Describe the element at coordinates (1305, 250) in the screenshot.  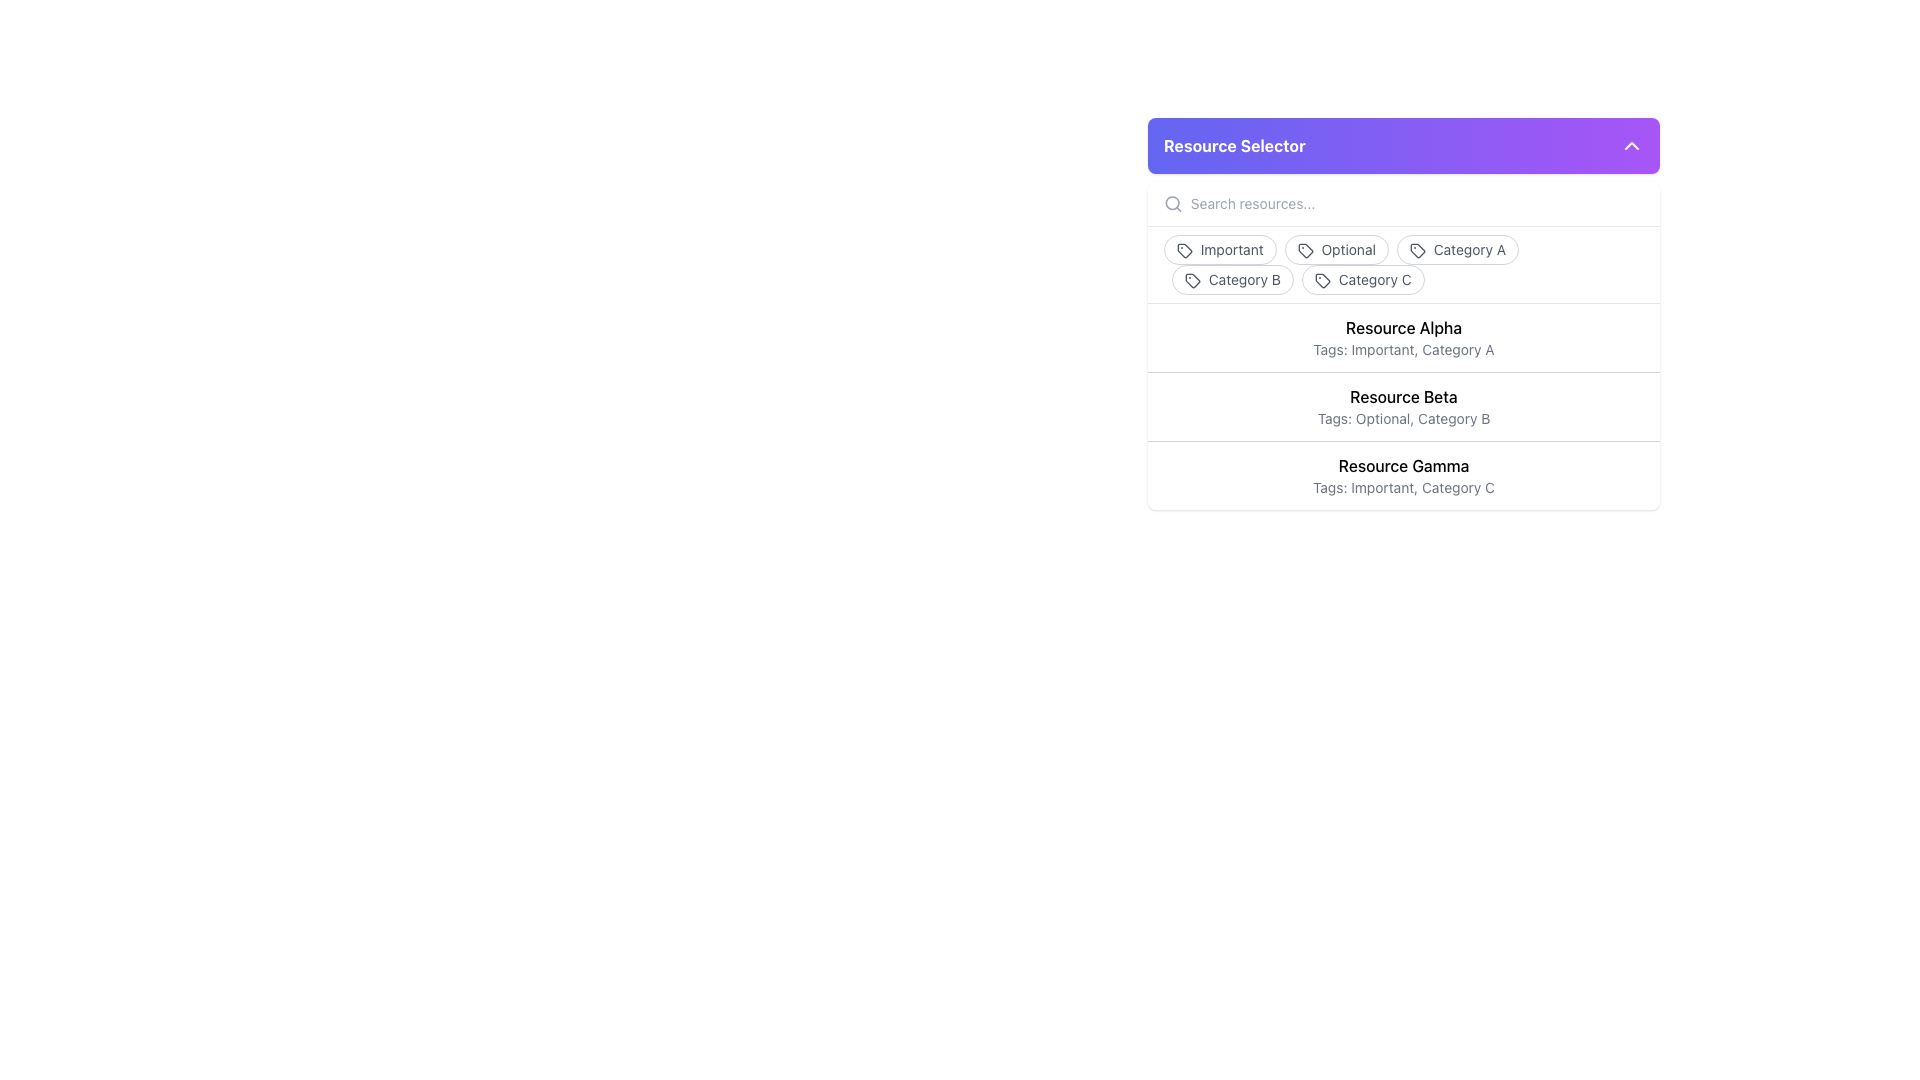
I see `the angular tag icon, which is part of an SVG group and positioned to the left of the 'Optional' tag` at that location.